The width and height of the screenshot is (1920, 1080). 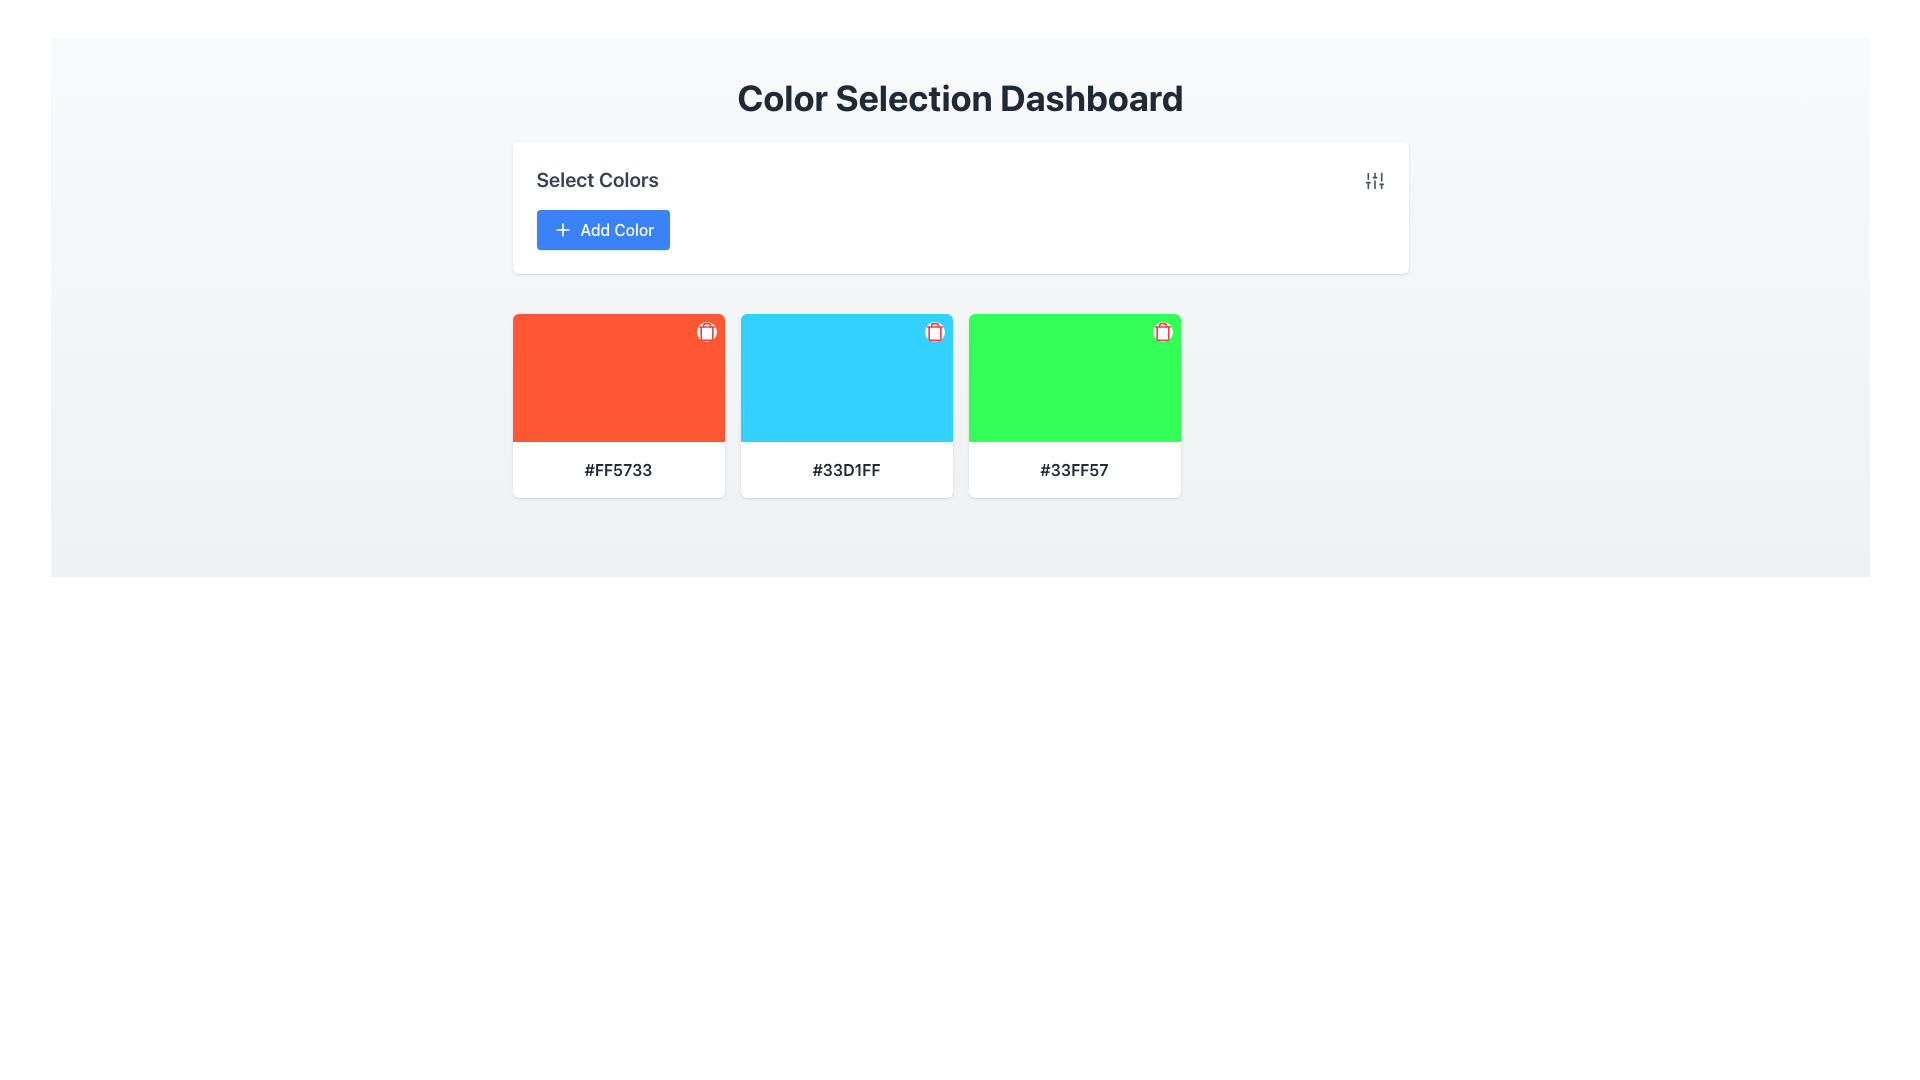 I want to click on the deletion button located at the top-right corner of the second card in the horizontal list under the 'Select Colors' header, so click(x=933, y=330).